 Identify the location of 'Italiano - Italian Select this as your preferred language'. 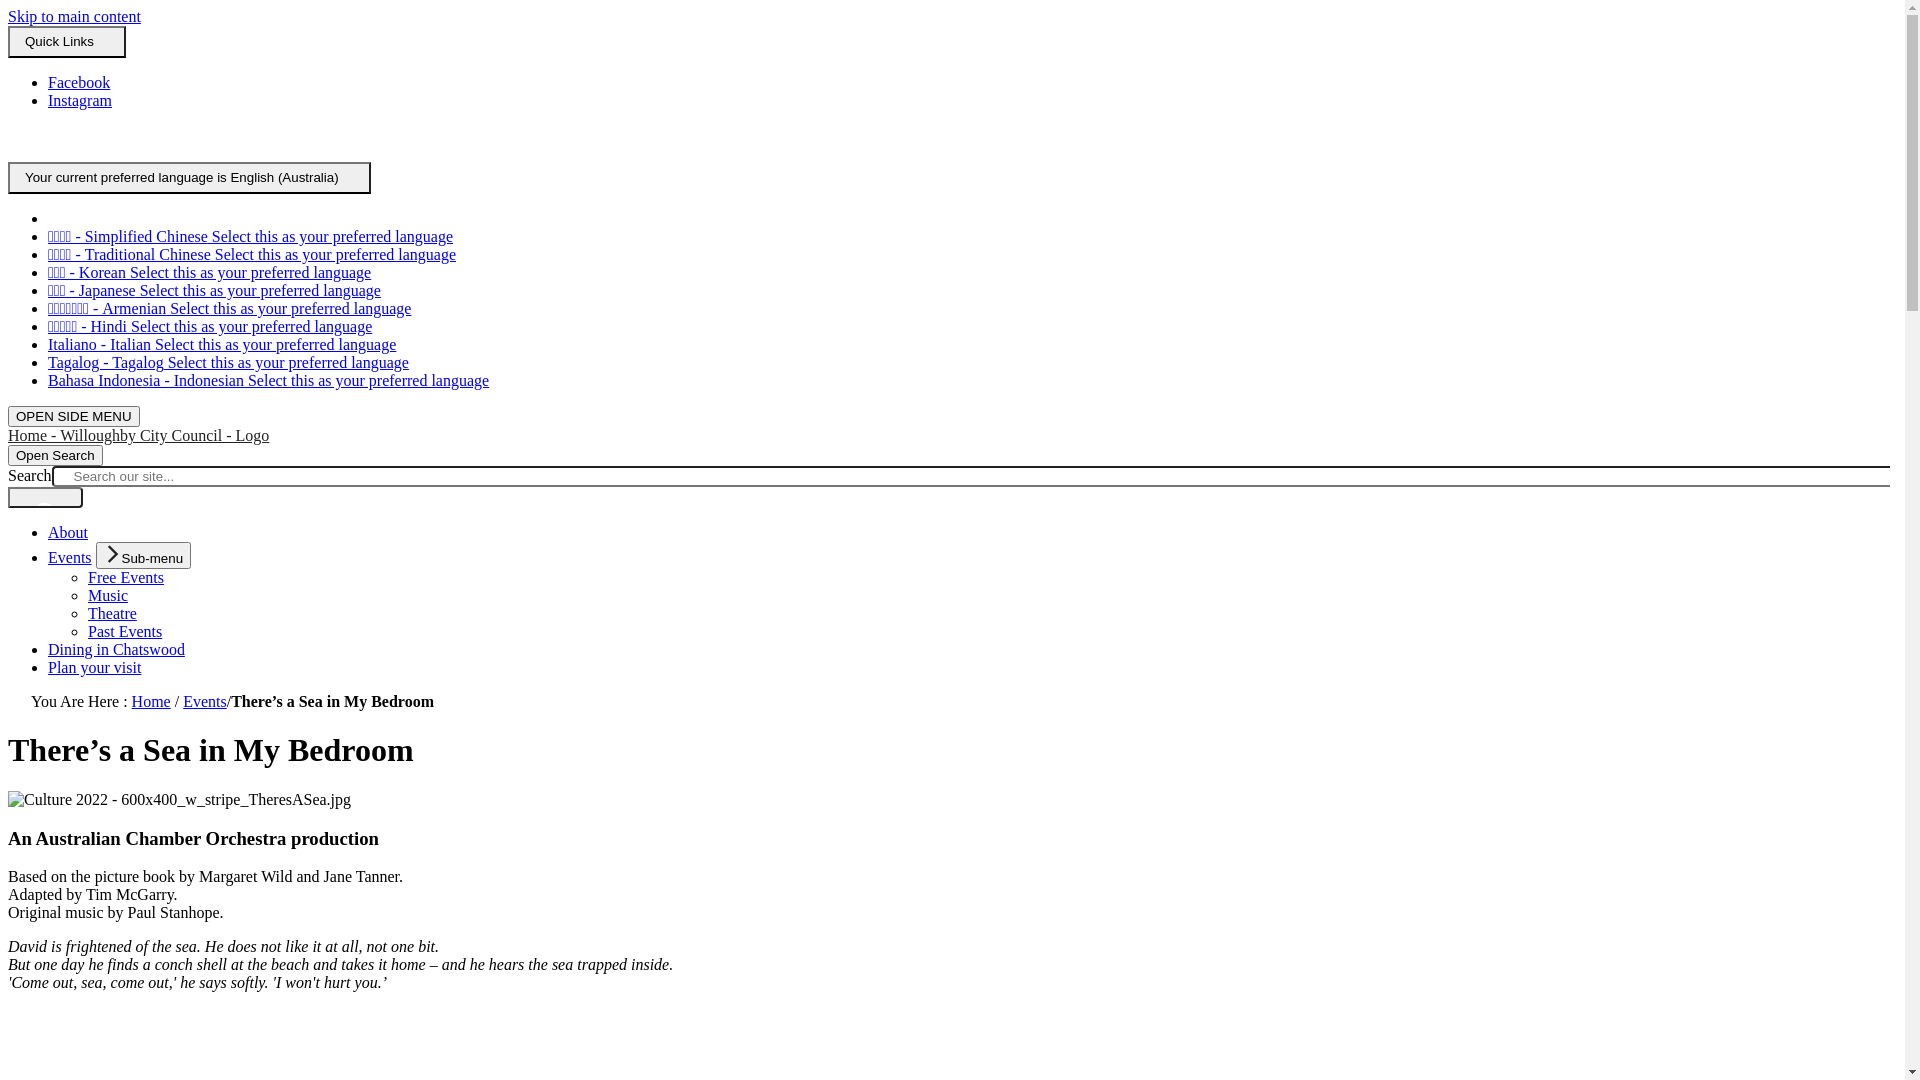
(221, 343).